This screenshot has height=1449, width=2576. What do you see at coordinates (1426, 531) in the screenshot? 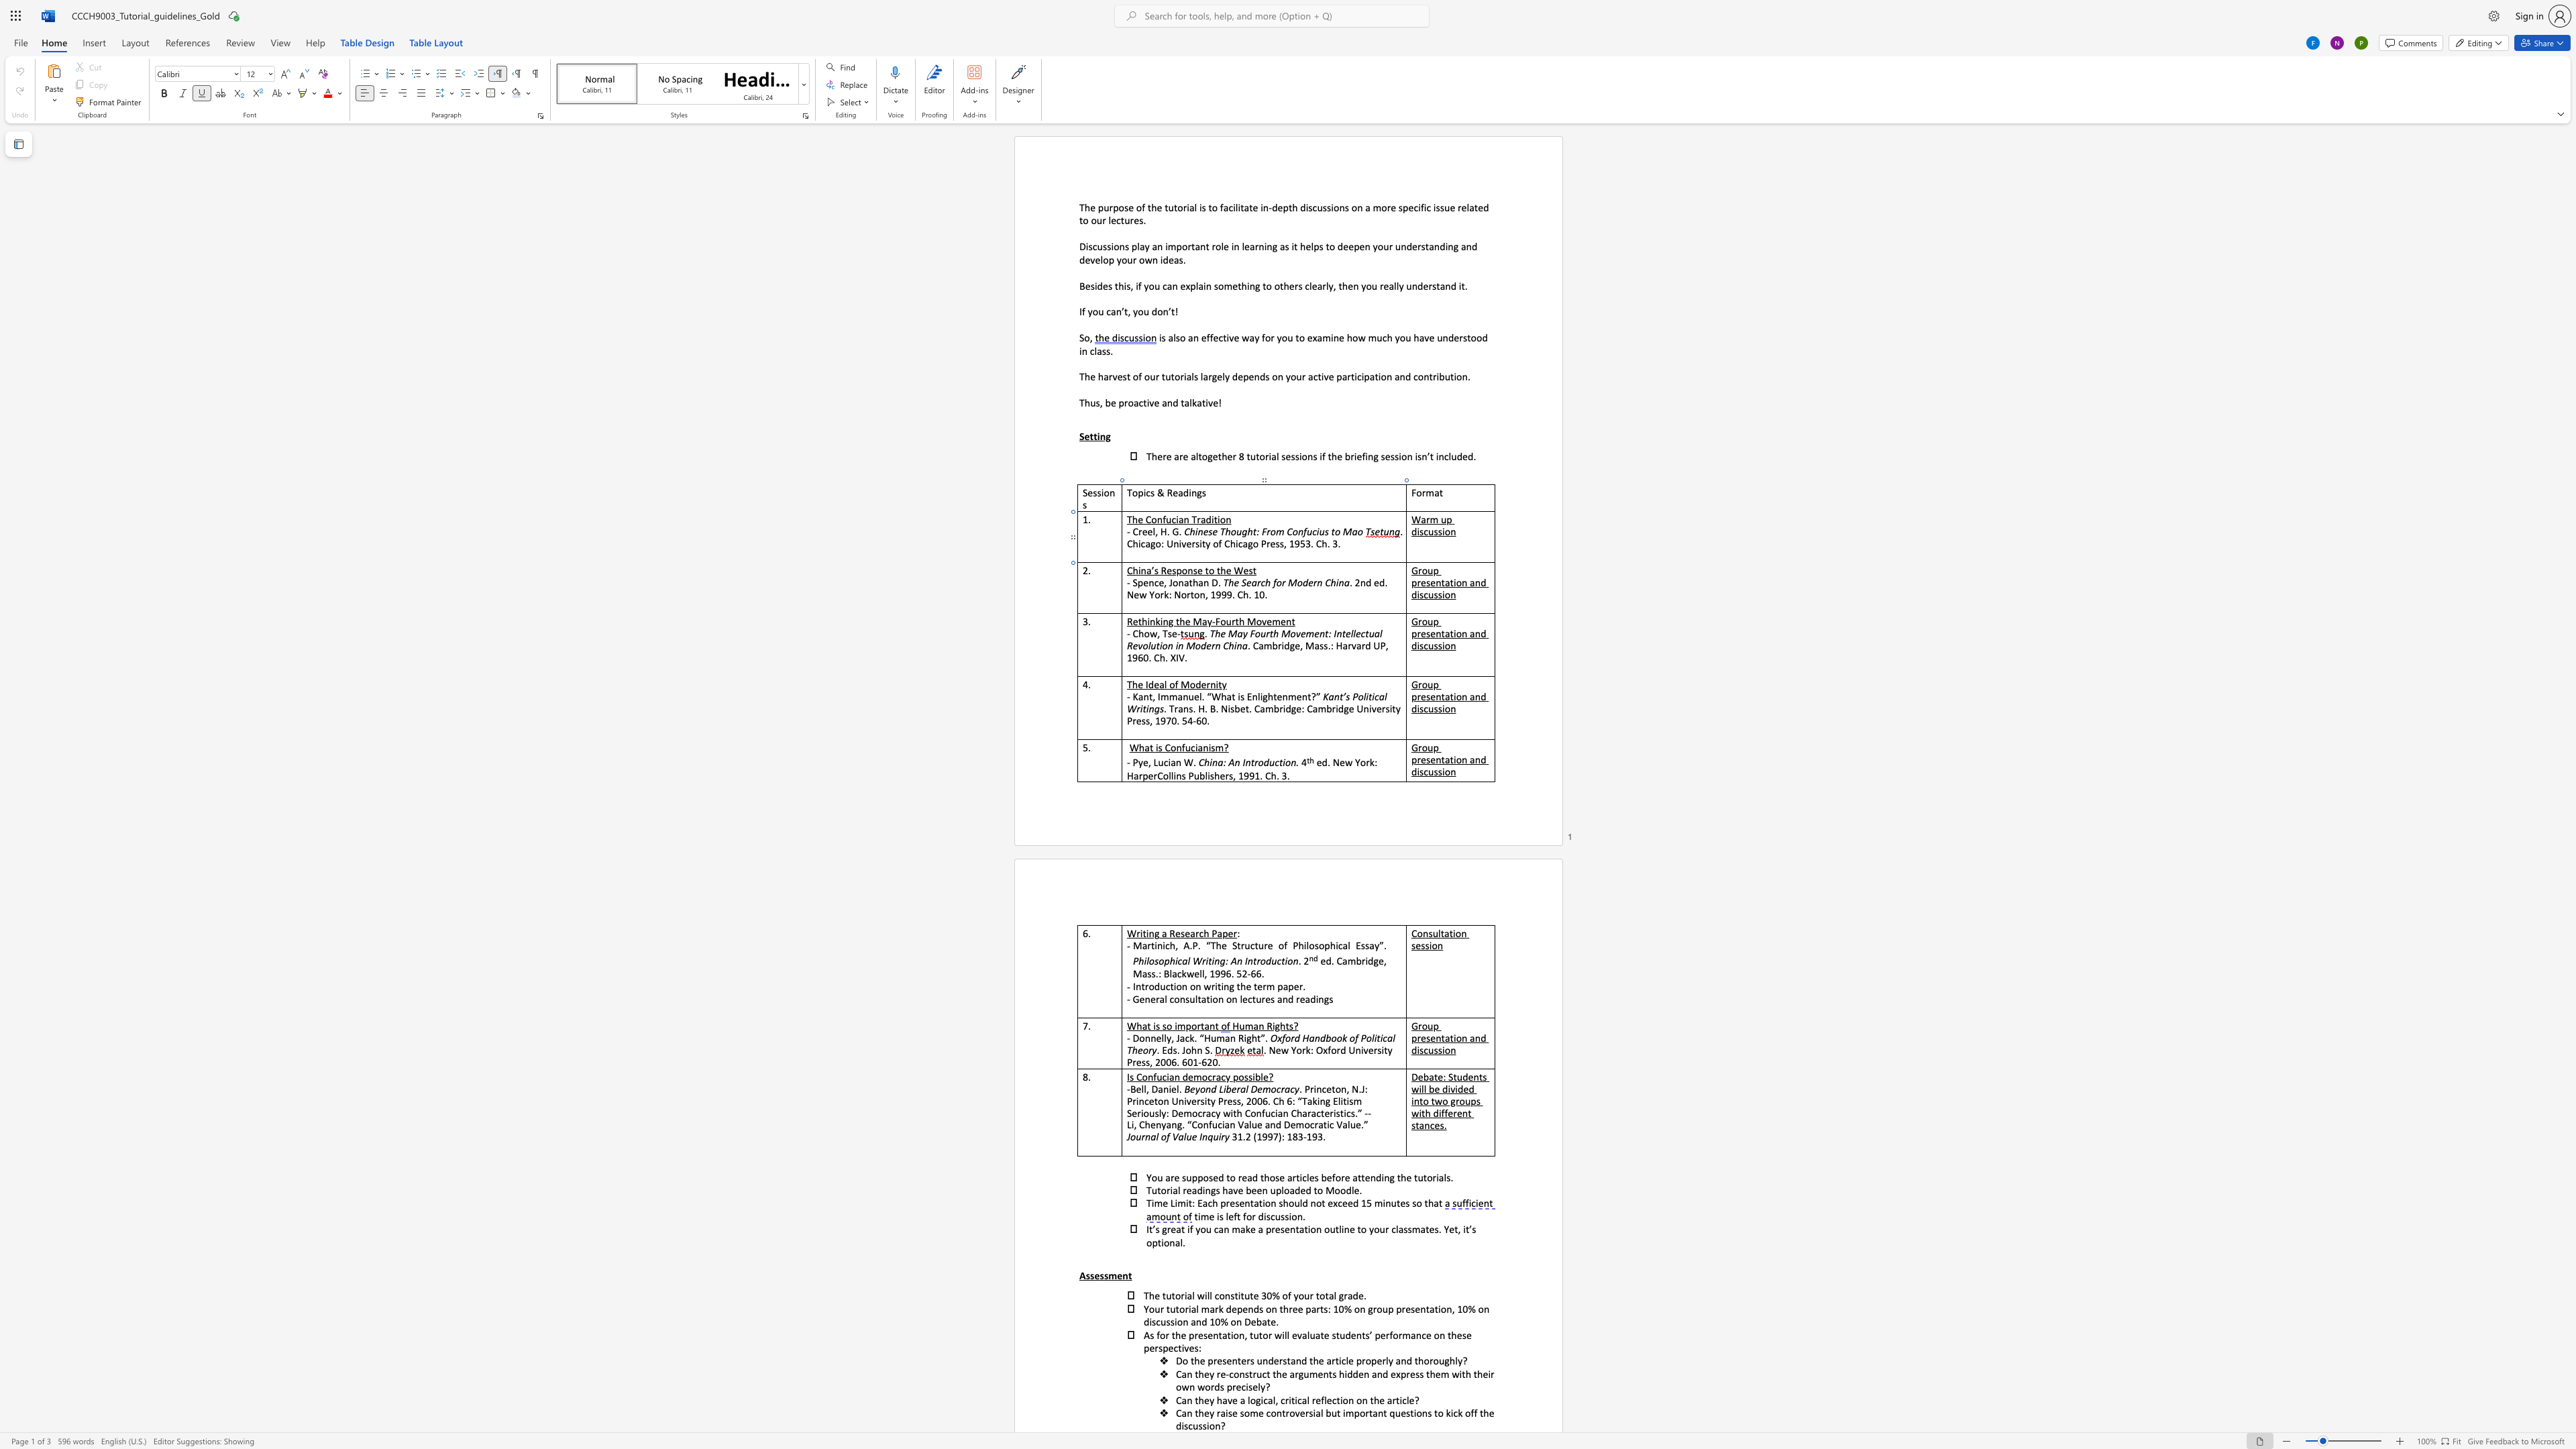
I see `the 1th character "c" in the text` at bounding box center [1426, 531].